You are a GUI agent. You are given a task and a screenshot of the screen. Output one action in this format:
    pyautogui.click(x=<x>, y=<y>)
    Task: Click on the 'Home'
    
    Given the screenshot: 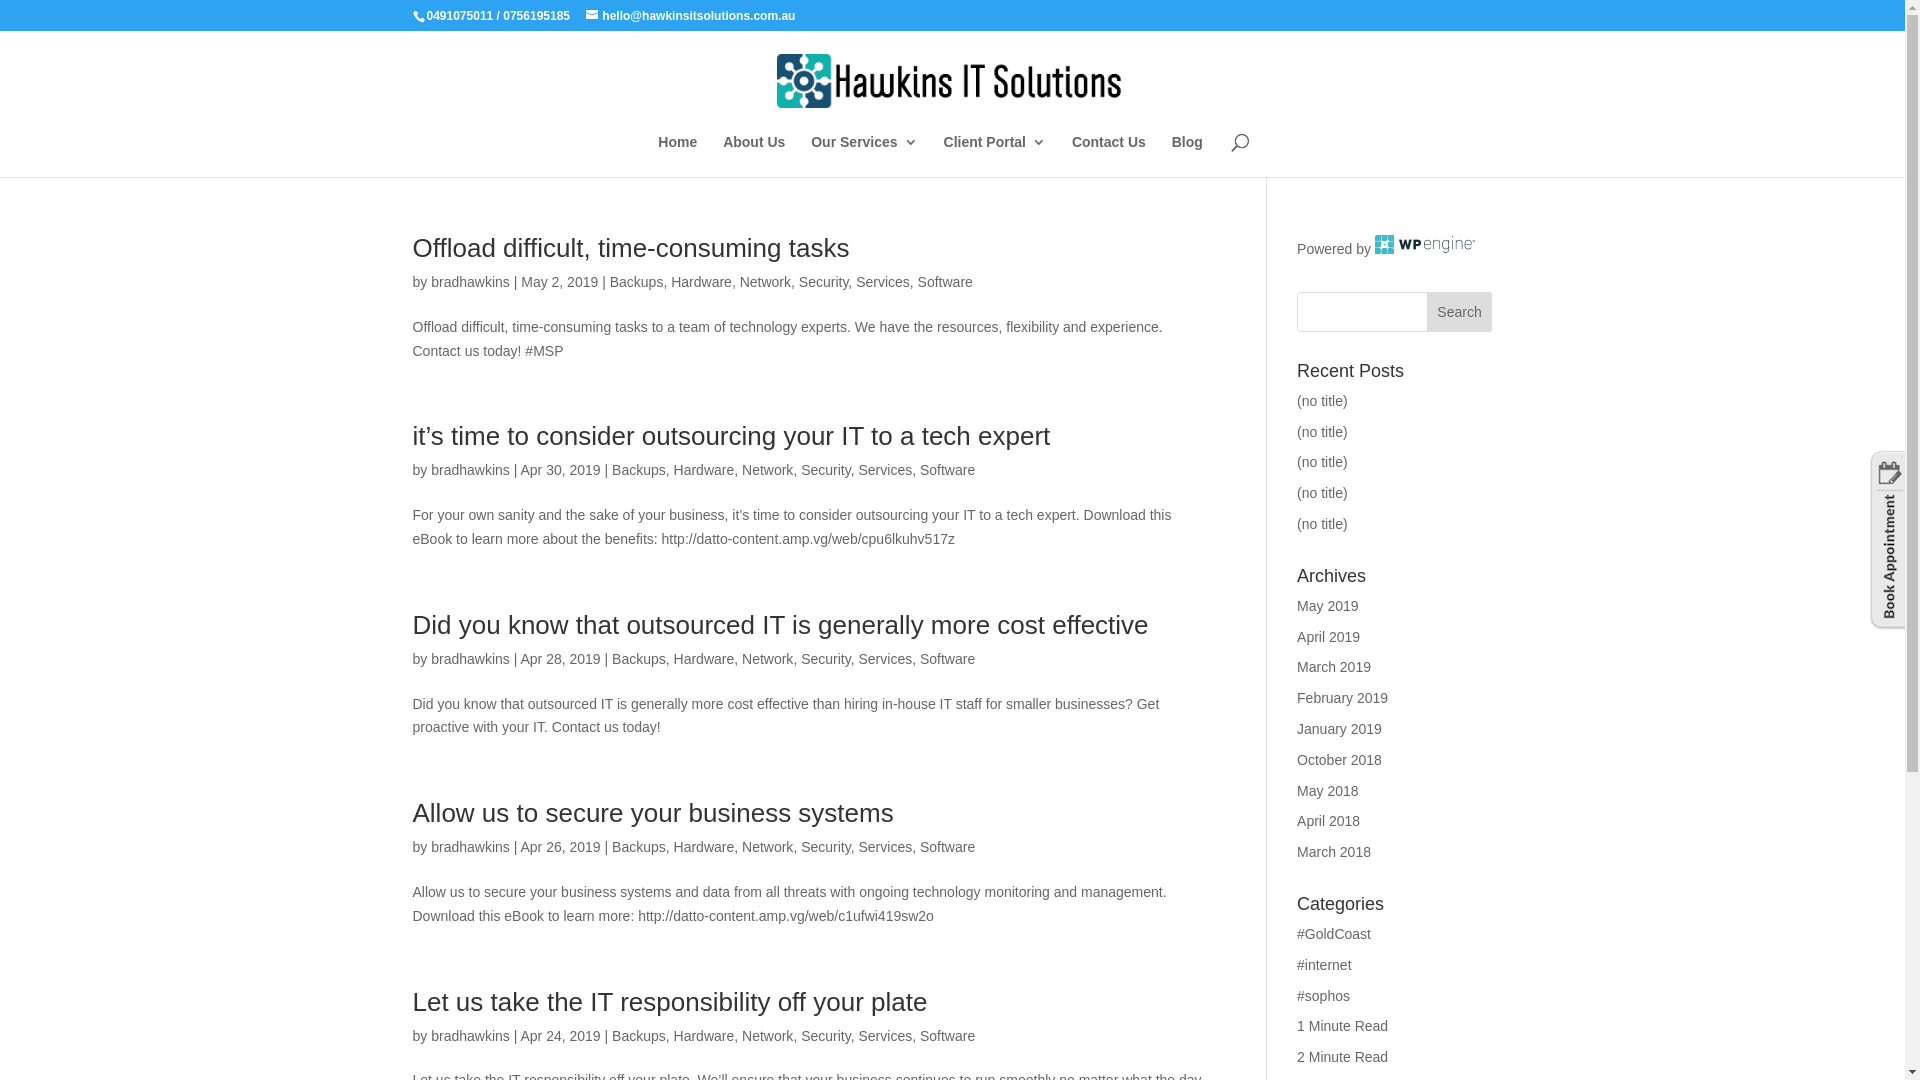 What is the action you would take?
    pyautogui.click(x=677, y=154)
    